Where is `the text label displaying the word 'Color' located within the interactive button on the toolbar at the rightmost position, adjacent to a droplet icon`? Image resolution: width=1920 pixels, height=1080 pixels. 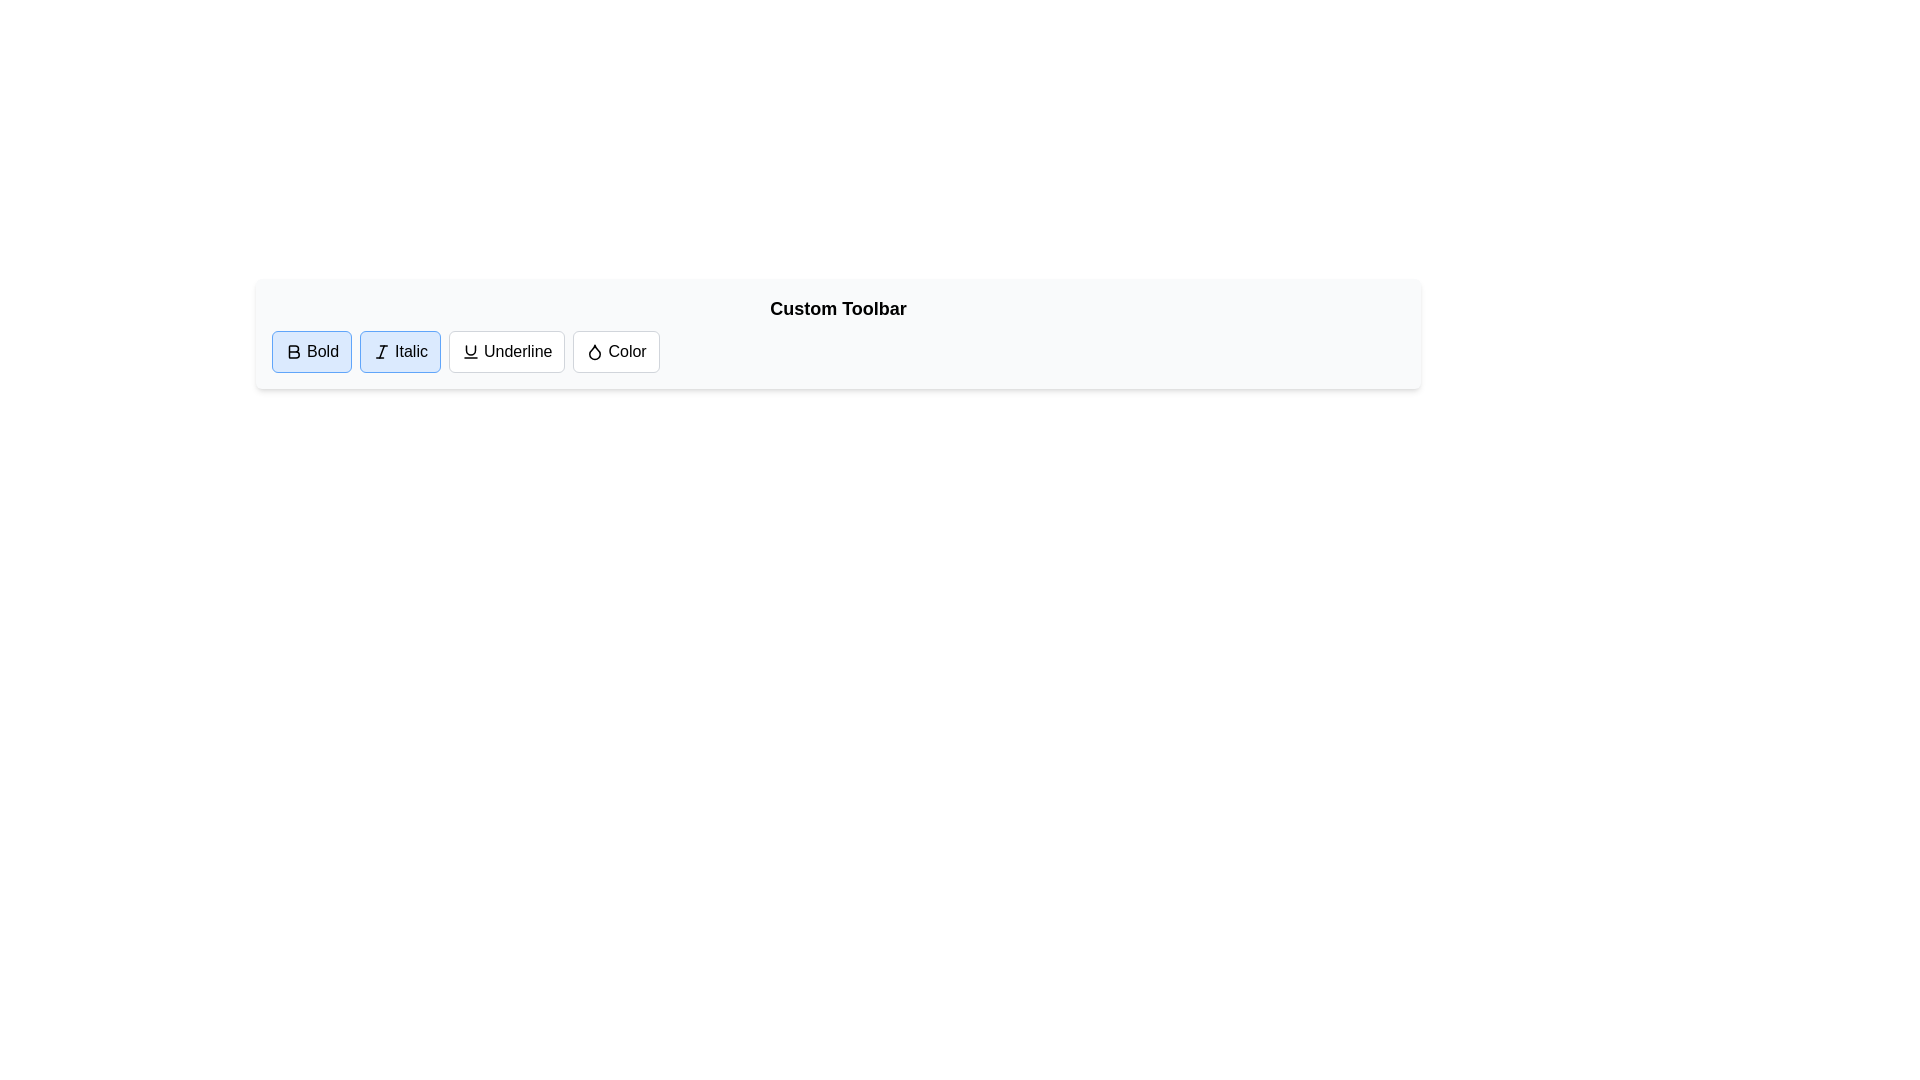 the text label displaying the word 'Color' located within the interactive button on the toolbar at the rightmost position, adjacent to a droplet icon is located at coordinates (626, 350).